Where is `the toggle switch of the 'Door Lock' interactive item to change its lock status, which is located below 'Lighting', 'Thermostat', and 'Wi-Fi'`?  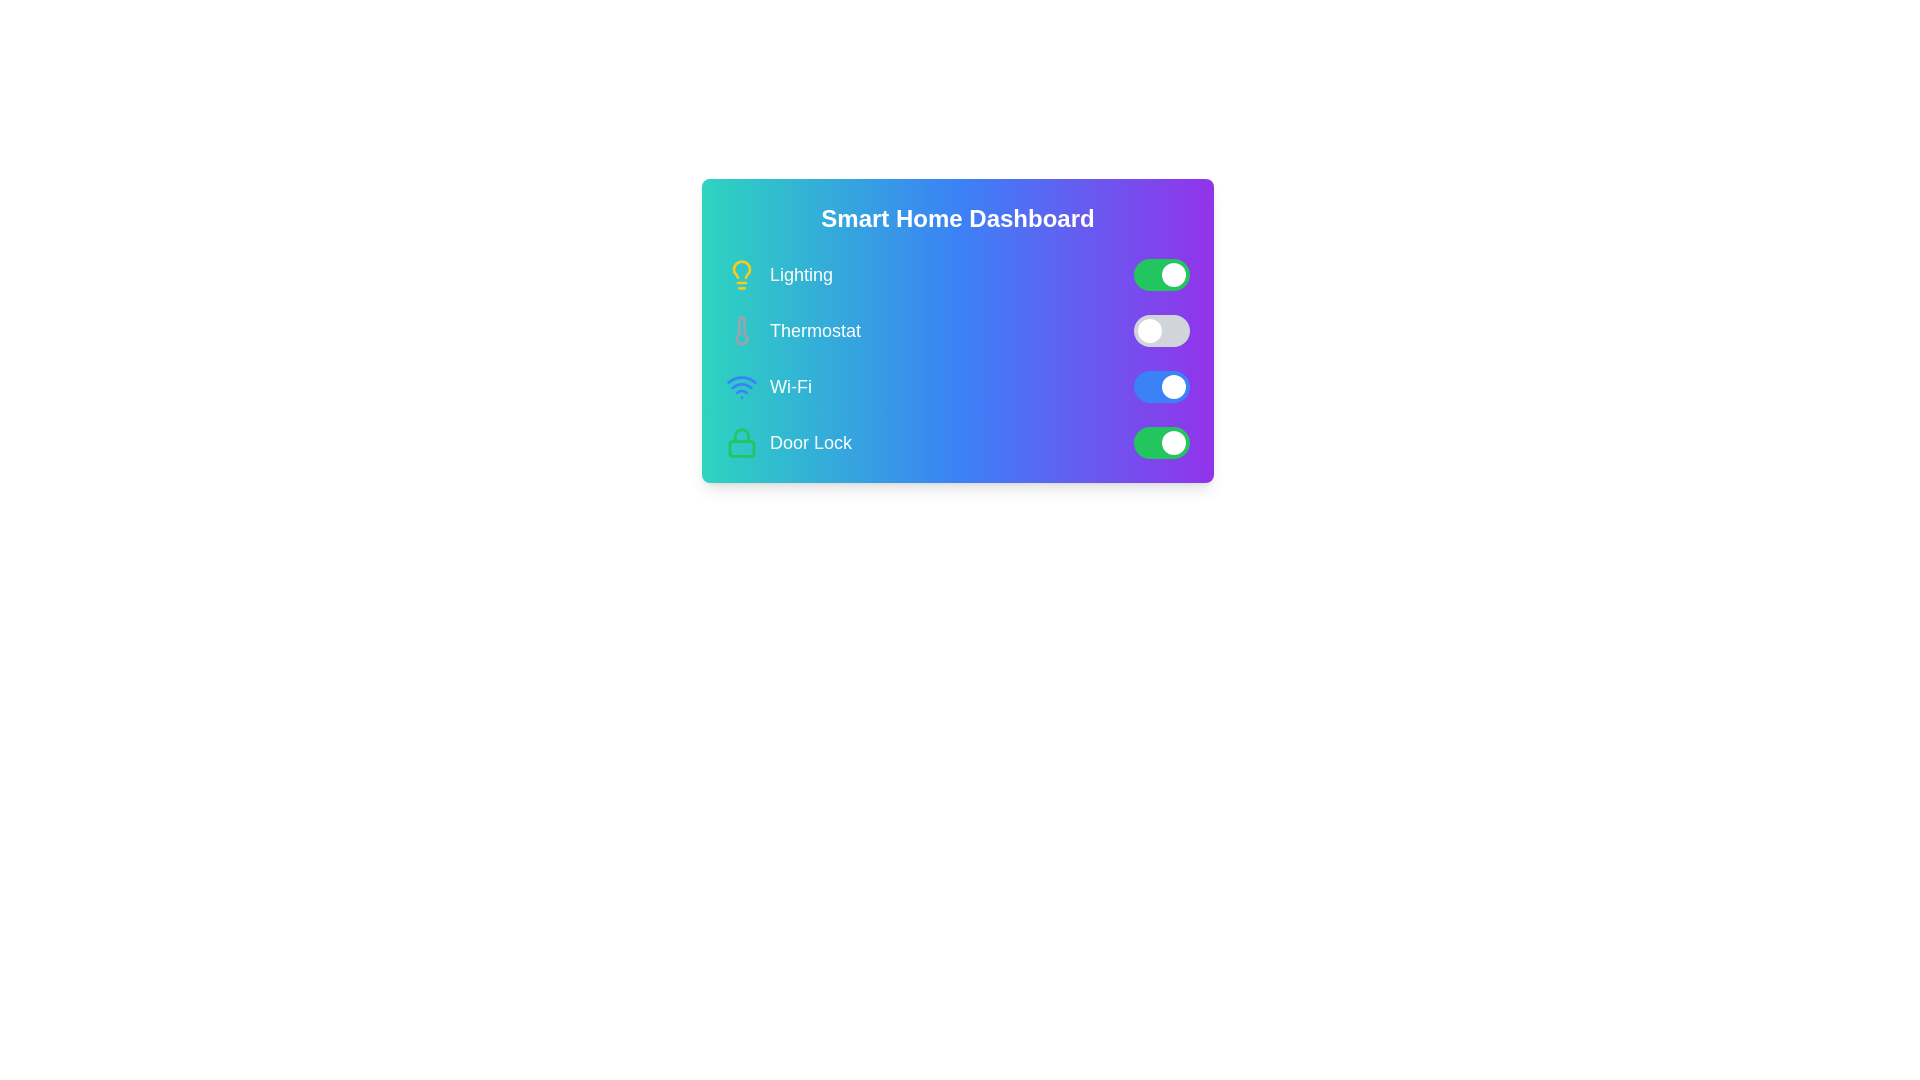 the toggle switch of the 'Door Lock' interactive item to change its lock status, which is located below 'Lighting', 'Thermostat', and 'Wi-Fi' is located at coordinates (957, 442).